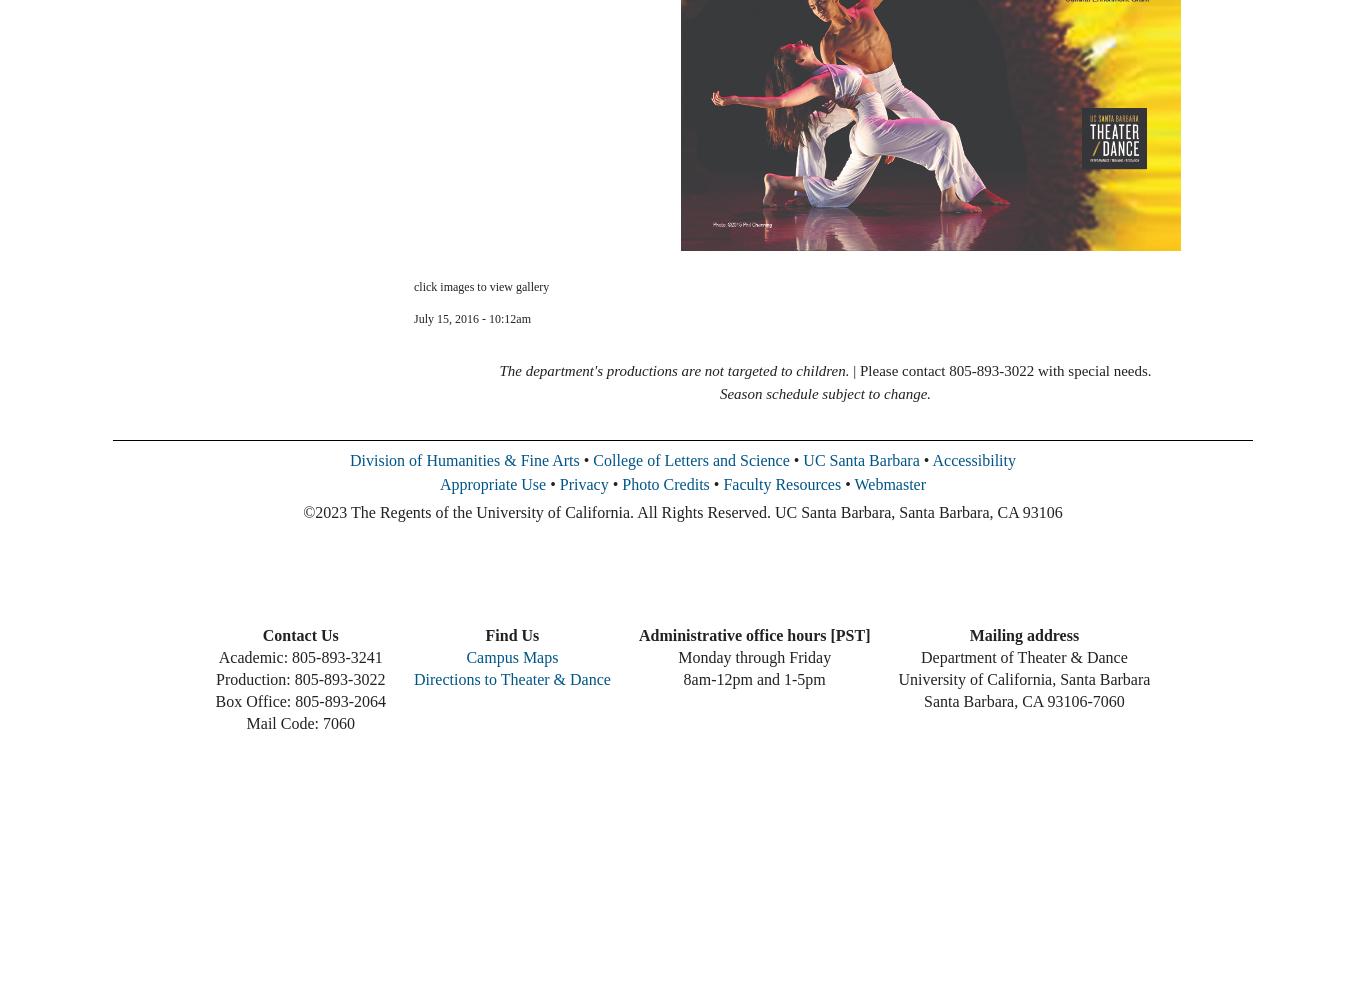  Describe the element at coordinates (324, 512) in the screenshot. I see `'©2023'` at that location.